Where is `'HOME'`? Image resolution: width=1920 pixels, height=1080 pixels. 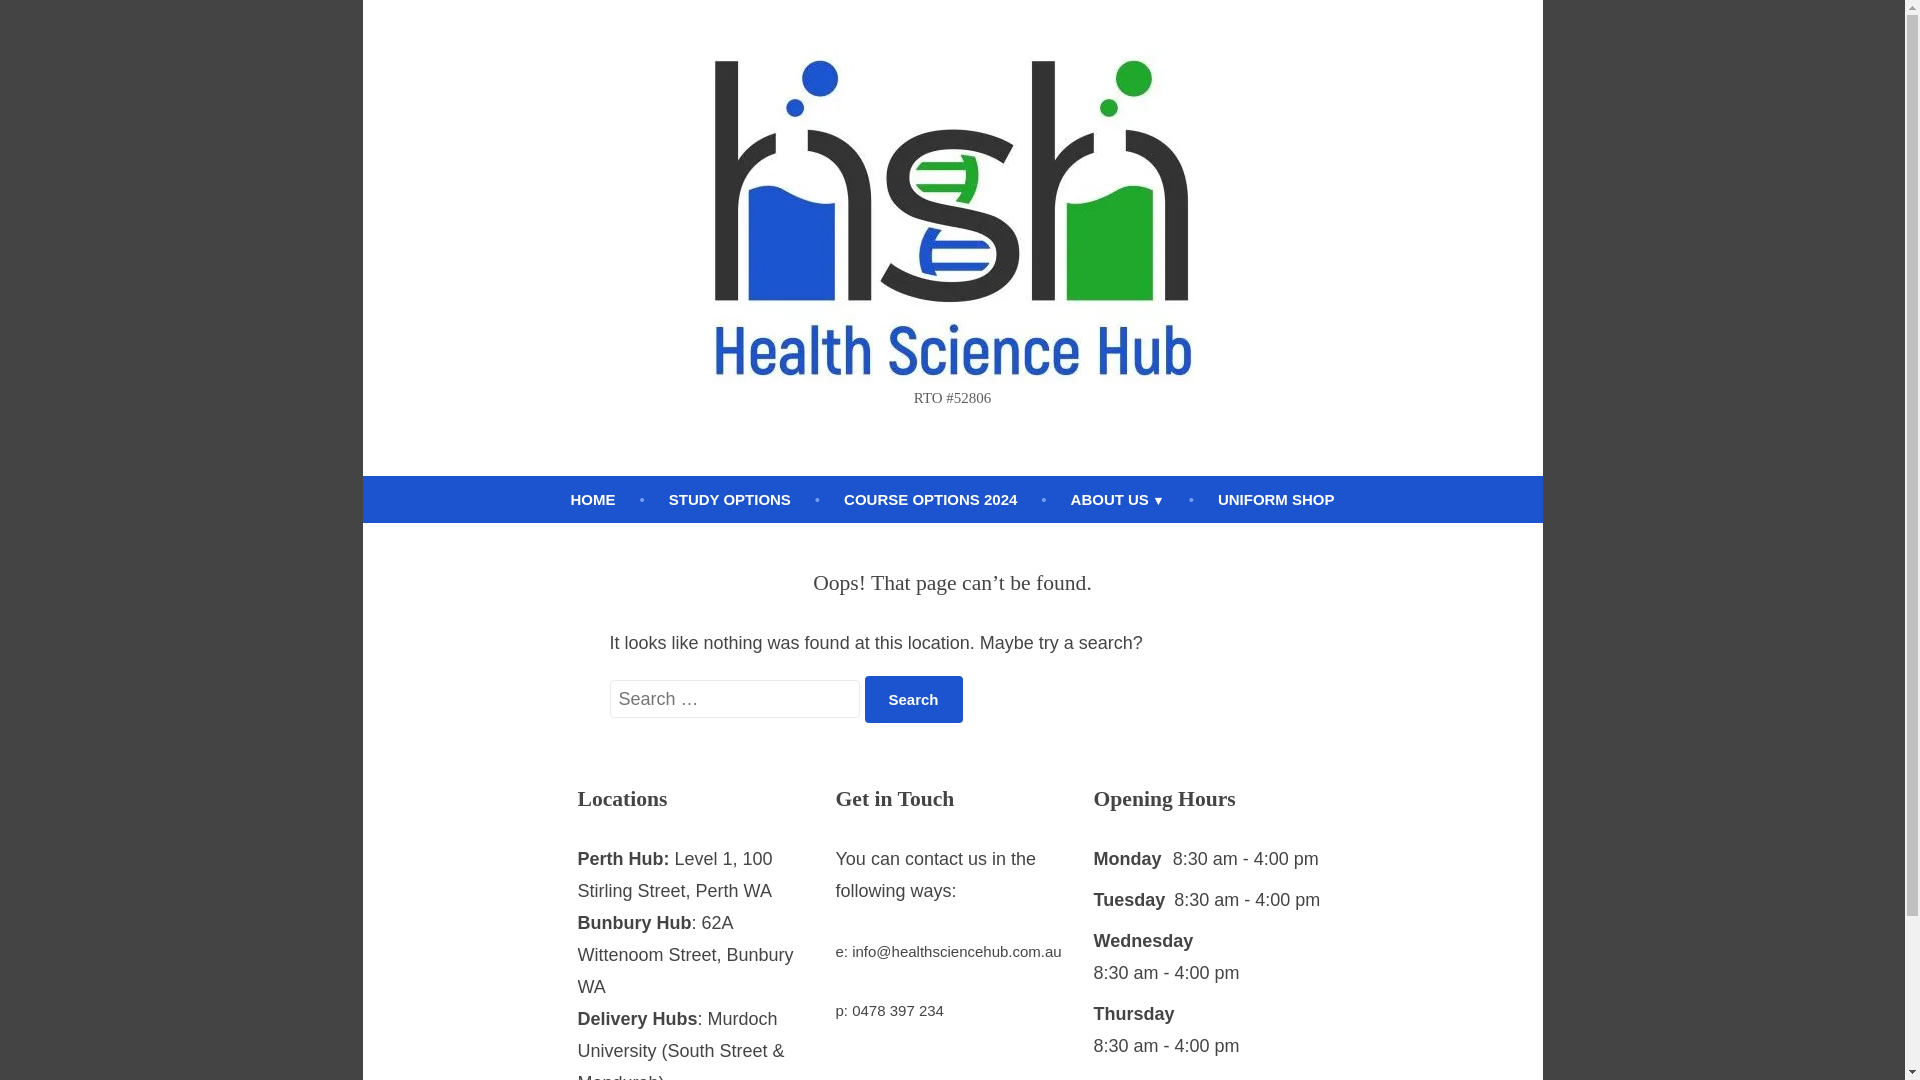 'HOME' is located at coordinates (592, 499).